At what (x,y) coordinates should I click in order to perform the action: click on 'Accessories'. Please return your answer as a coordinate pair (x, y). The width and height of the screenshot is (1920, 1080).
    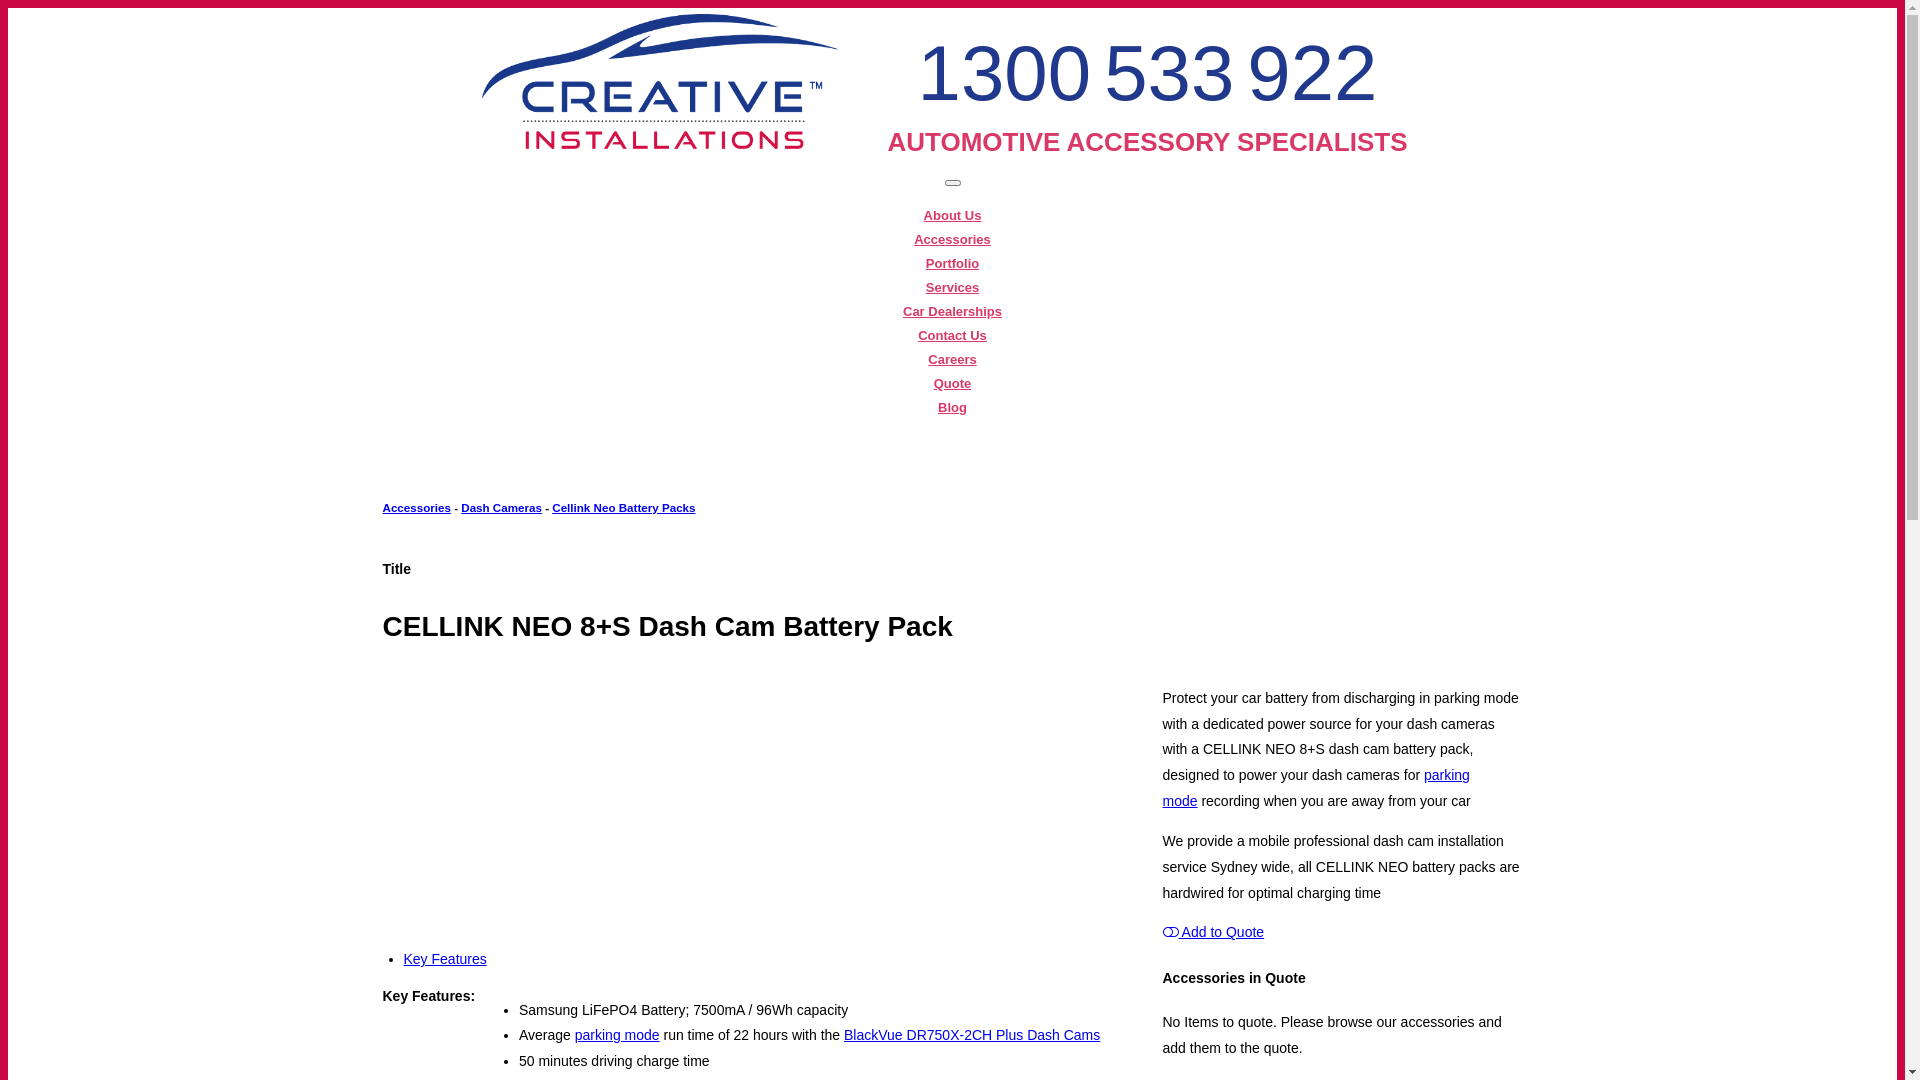
    Looking at the image, I should click on (382, 506).